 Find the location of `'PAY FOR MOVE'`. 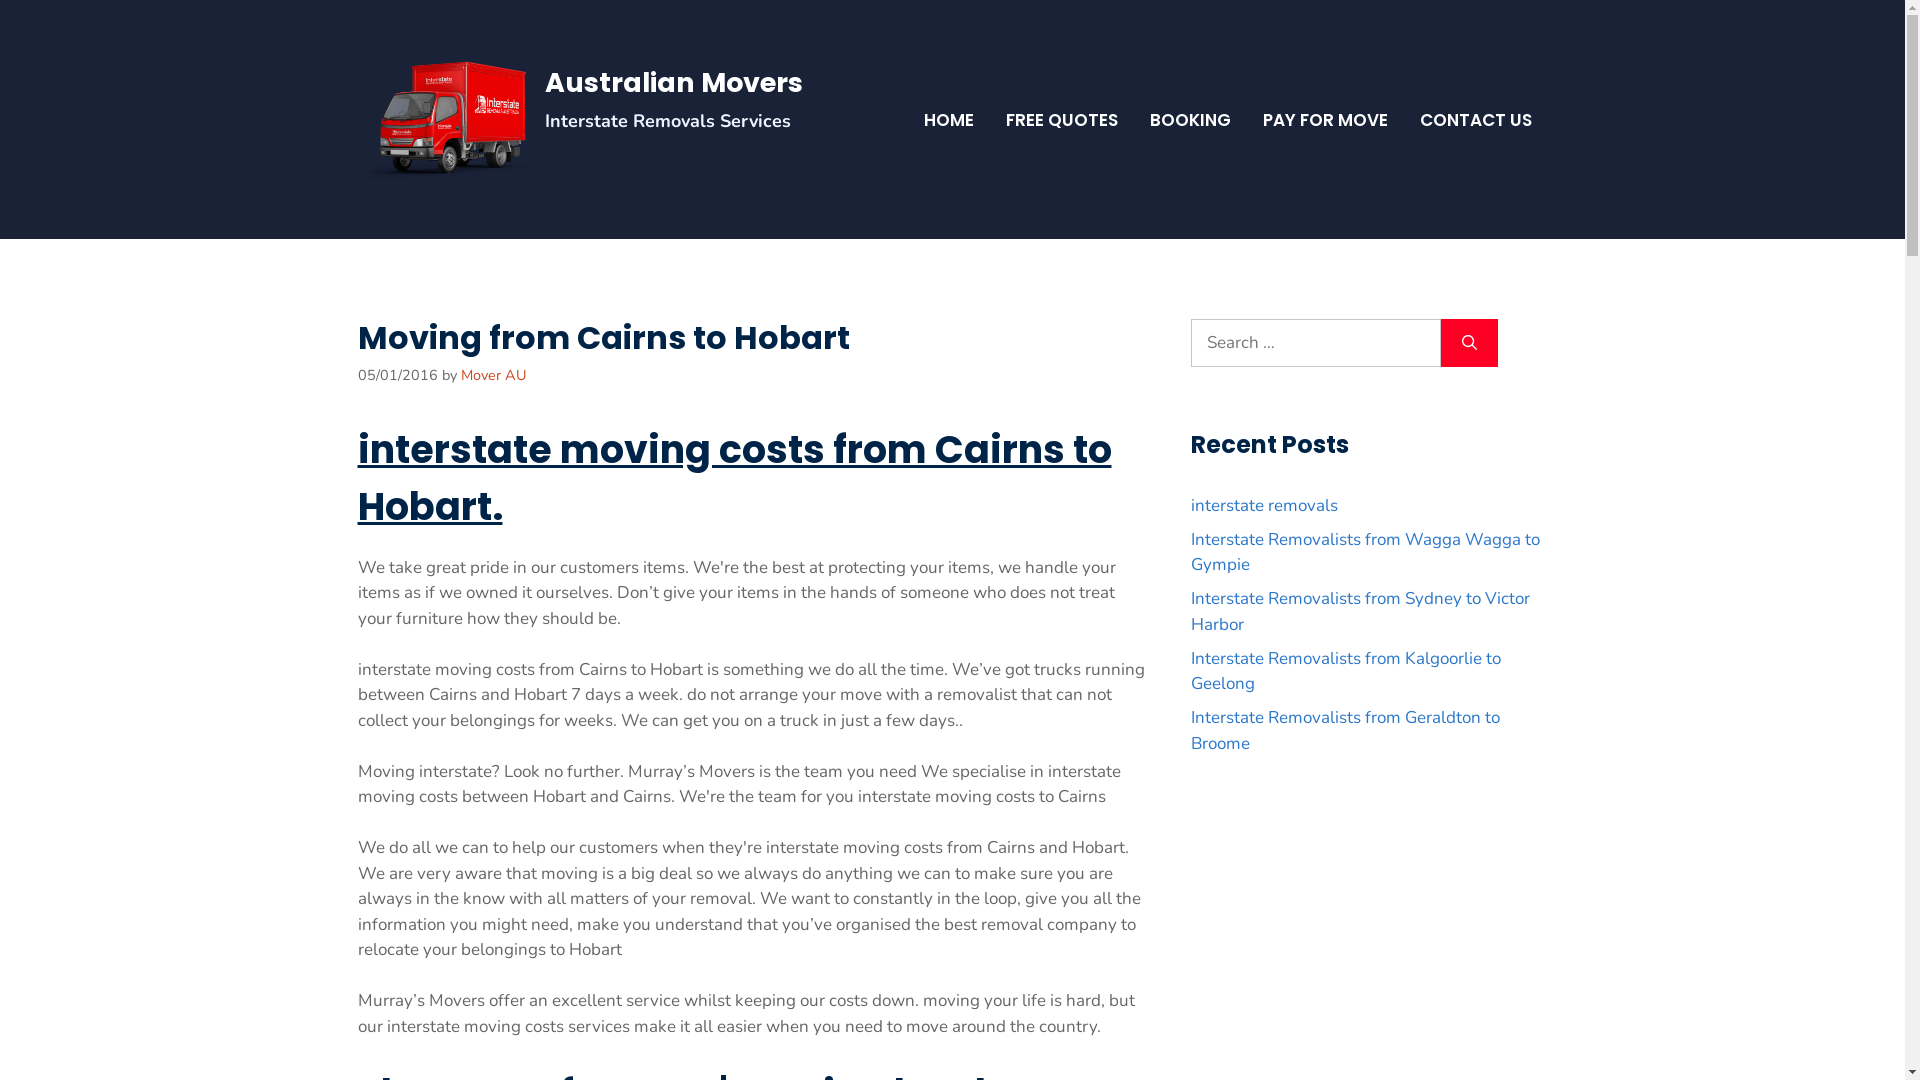

'PAY FOR MOVE' is located at coordinates (1324, 119).